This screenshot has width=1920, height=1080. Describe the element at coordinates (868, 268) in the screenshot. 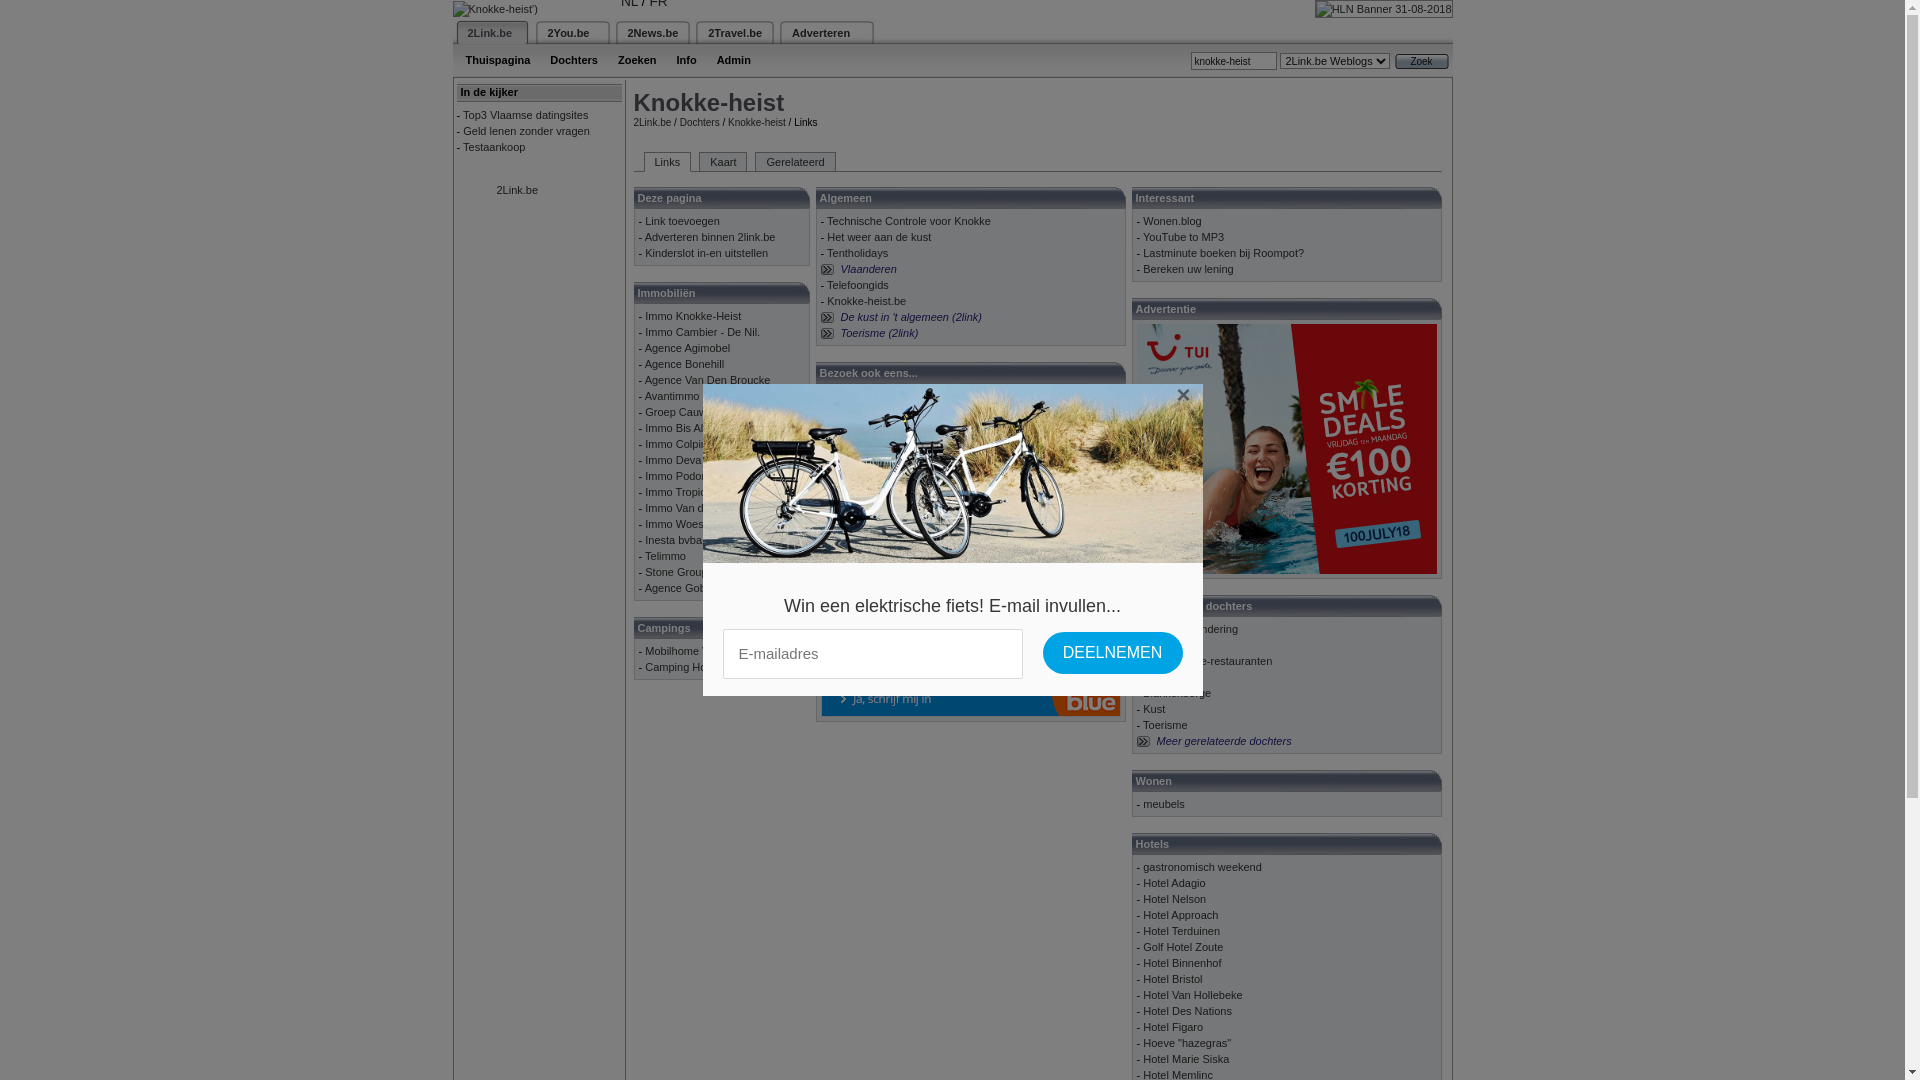

I see `'Vlaanderen'` at that location.